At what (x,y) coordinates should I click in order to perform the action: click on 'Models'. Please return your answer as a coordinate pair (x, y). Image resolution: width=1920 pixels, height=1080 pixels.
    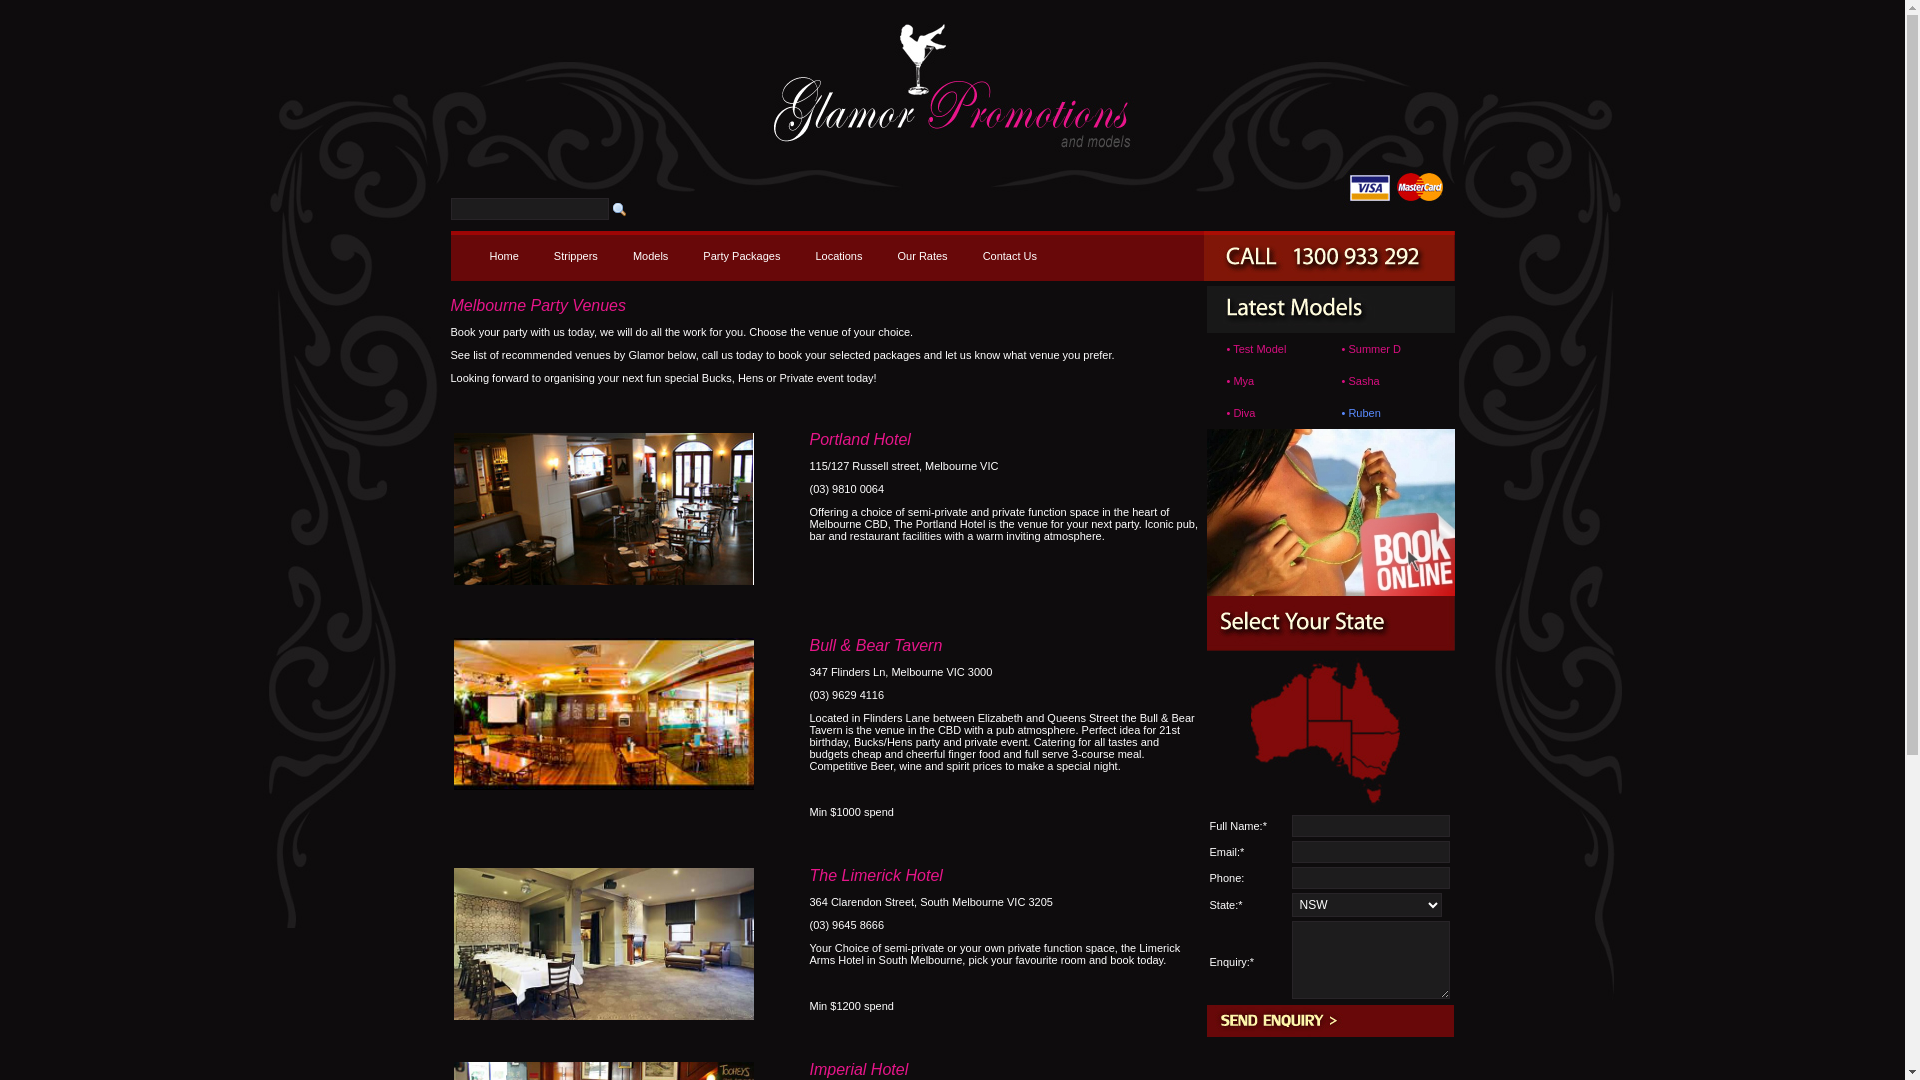
    Looking at the image, I should click on (650, 254).